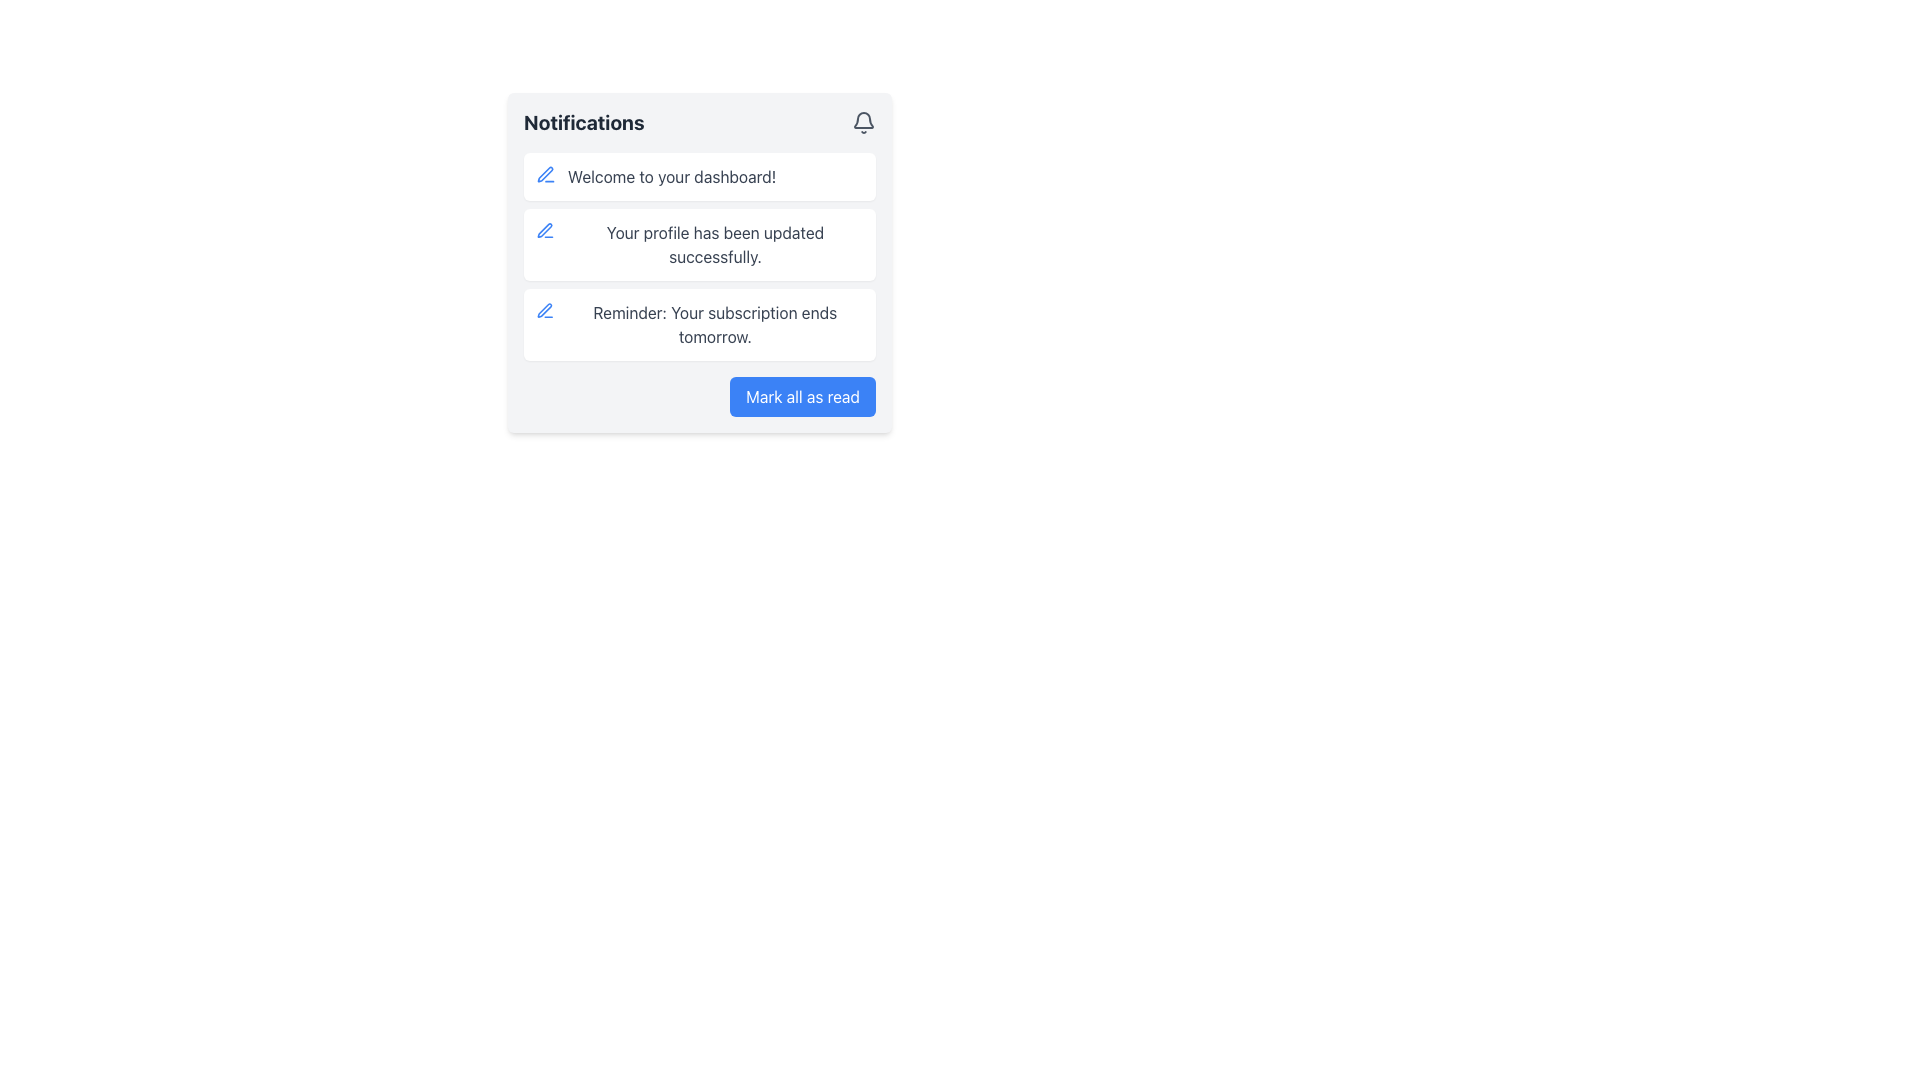 The image size is (1920, 1080). What do you see at coordinates (545, 230) in the screenshot?
I see `the update notification icon that is located to the left of the text 'Your profile has been updated successfully.' It is the second item in the vertically stacked list of notifications` at bounding box center [545, 230].